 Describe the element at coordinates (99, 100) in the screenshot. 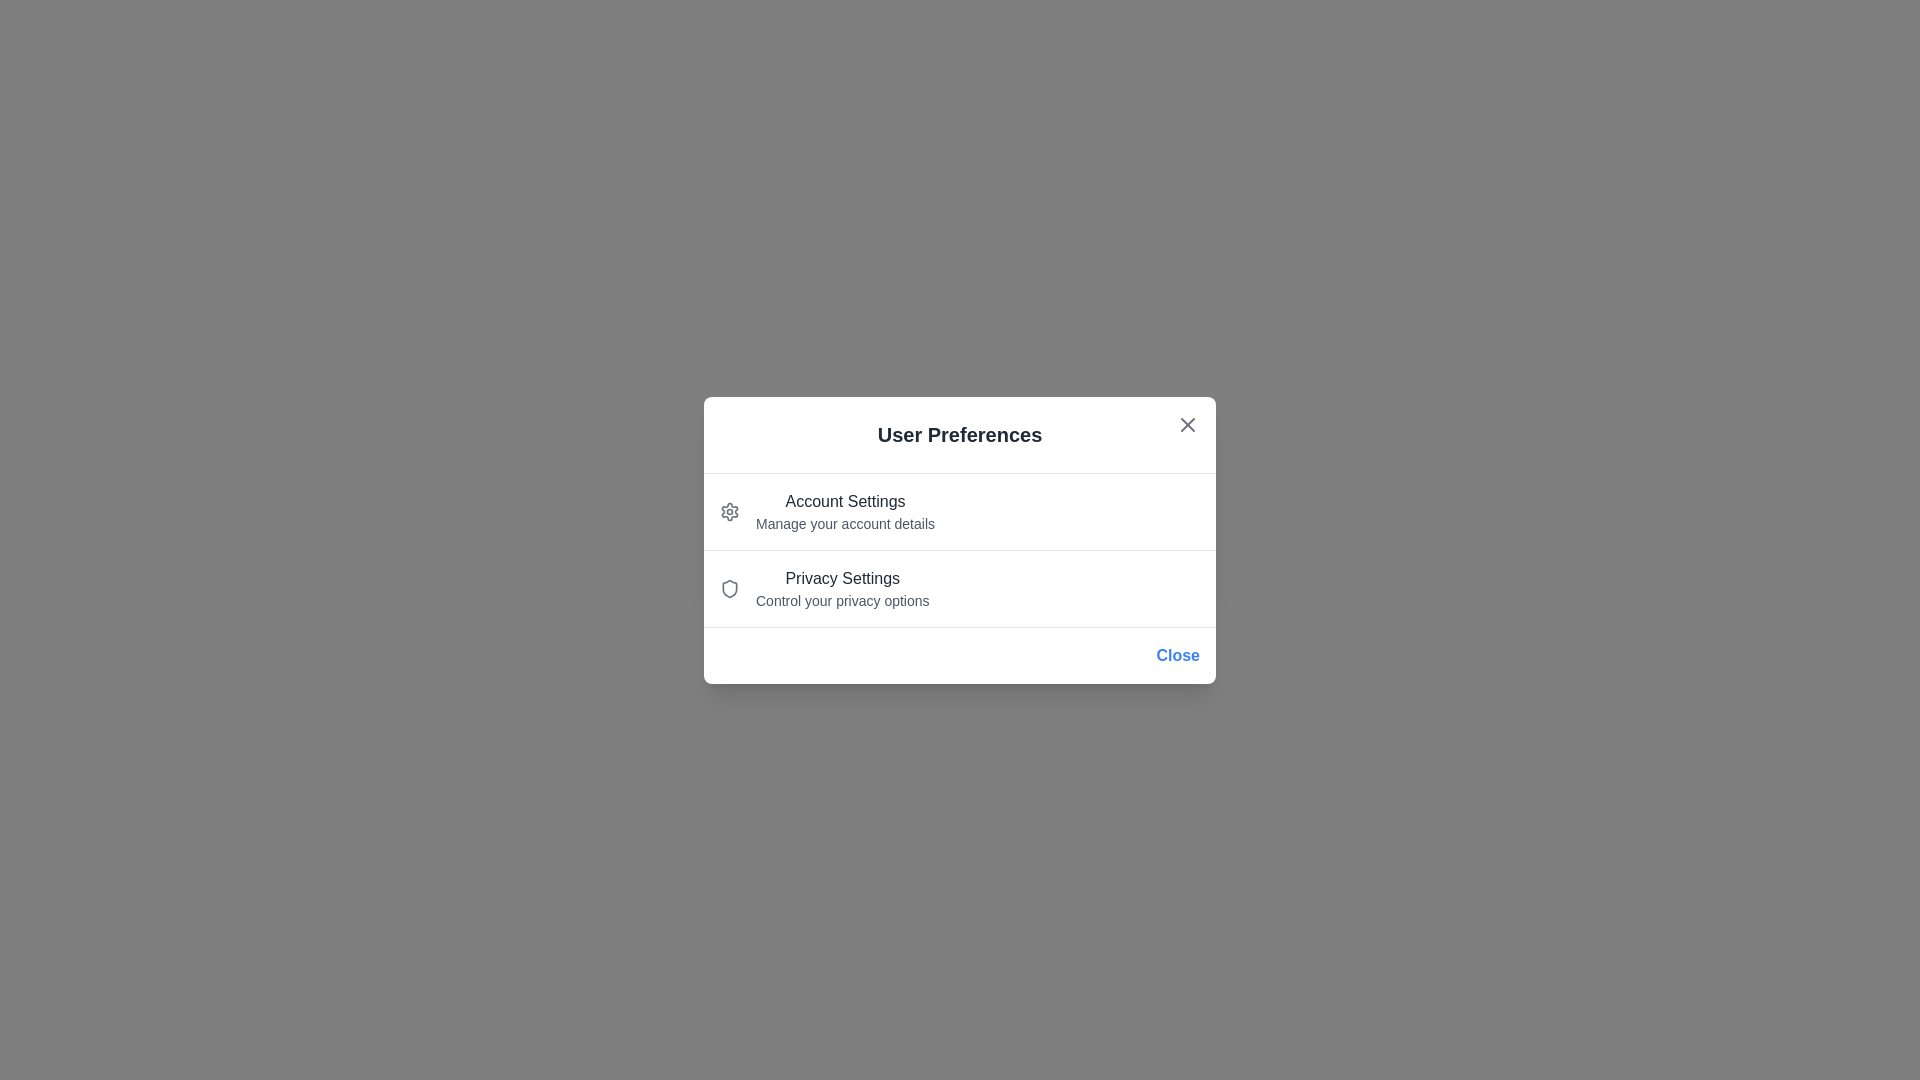

I see `the background area outside the dialog to dismiss it` at that location.